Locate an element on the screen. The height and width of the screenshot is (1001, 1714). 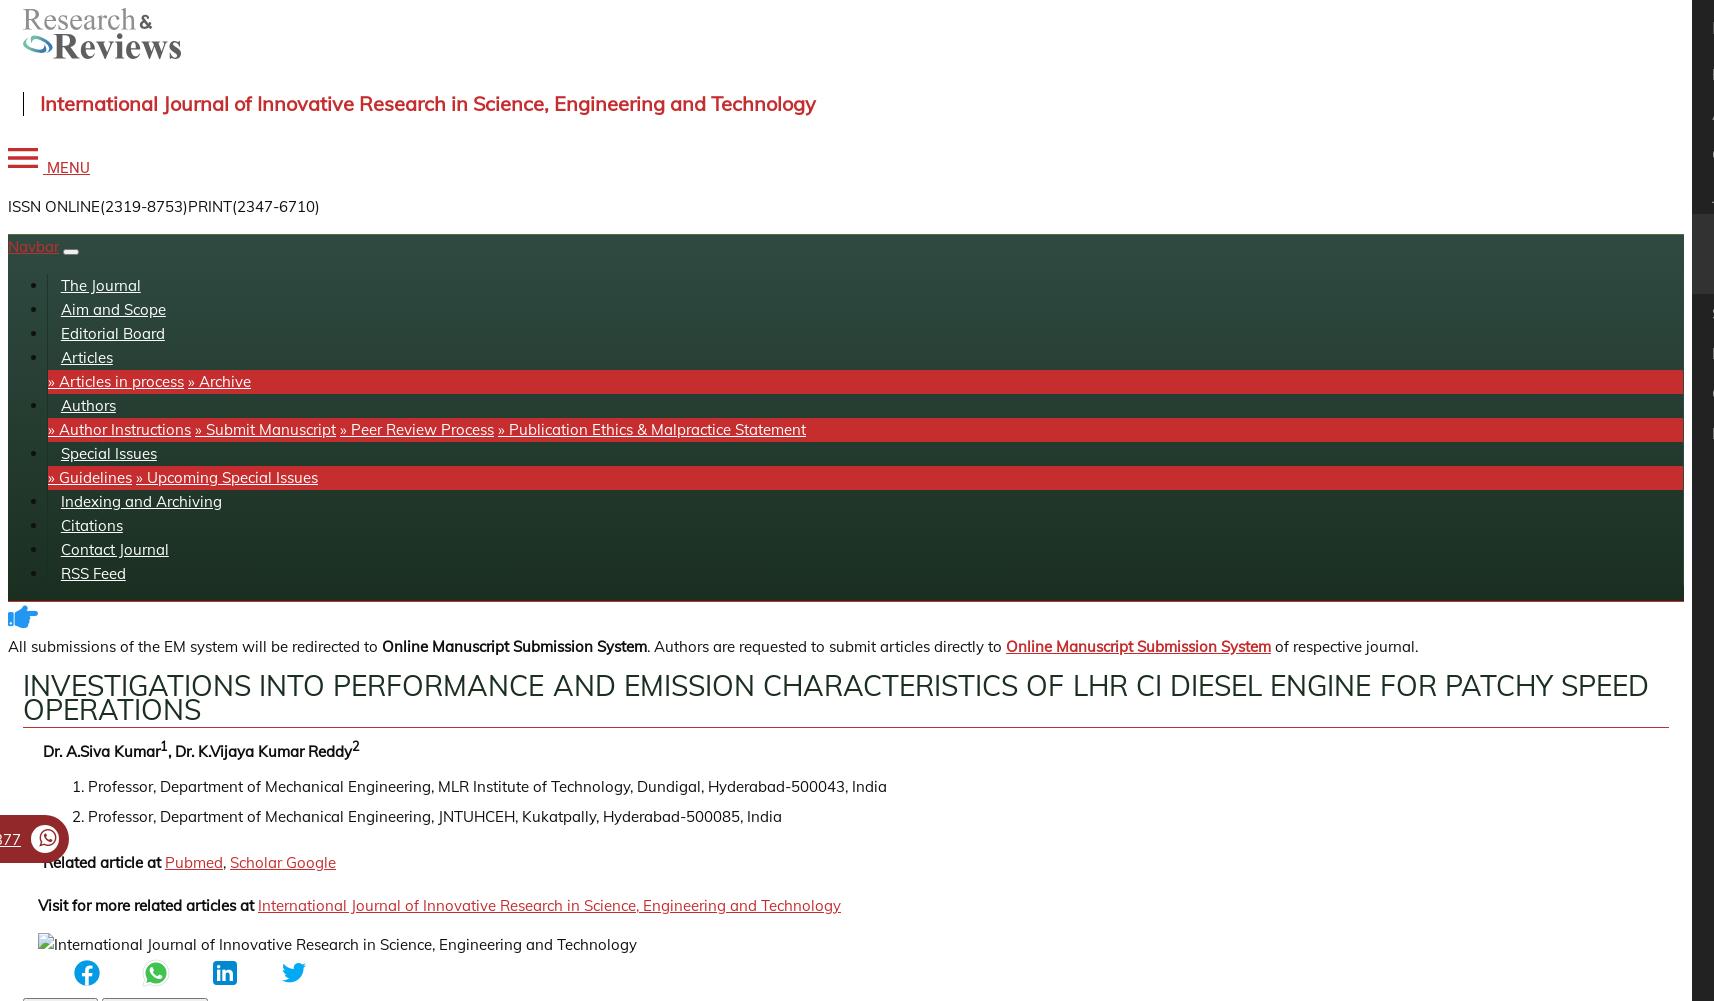
', Dr. K.Vijaya Kumar Reddy' is located at coordinates (260, 751).